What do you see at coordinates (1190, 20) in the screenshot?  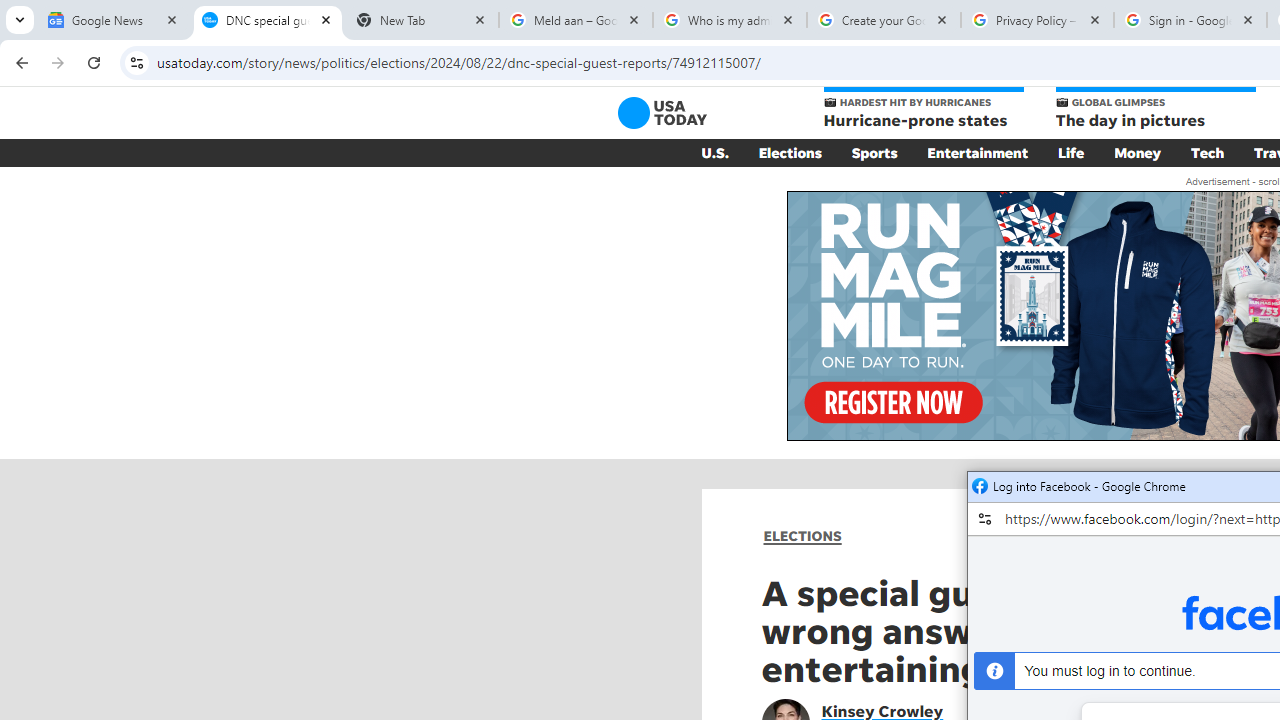 I see `'Sign in - Google Accounts'` at bounding box center [1190, 20].